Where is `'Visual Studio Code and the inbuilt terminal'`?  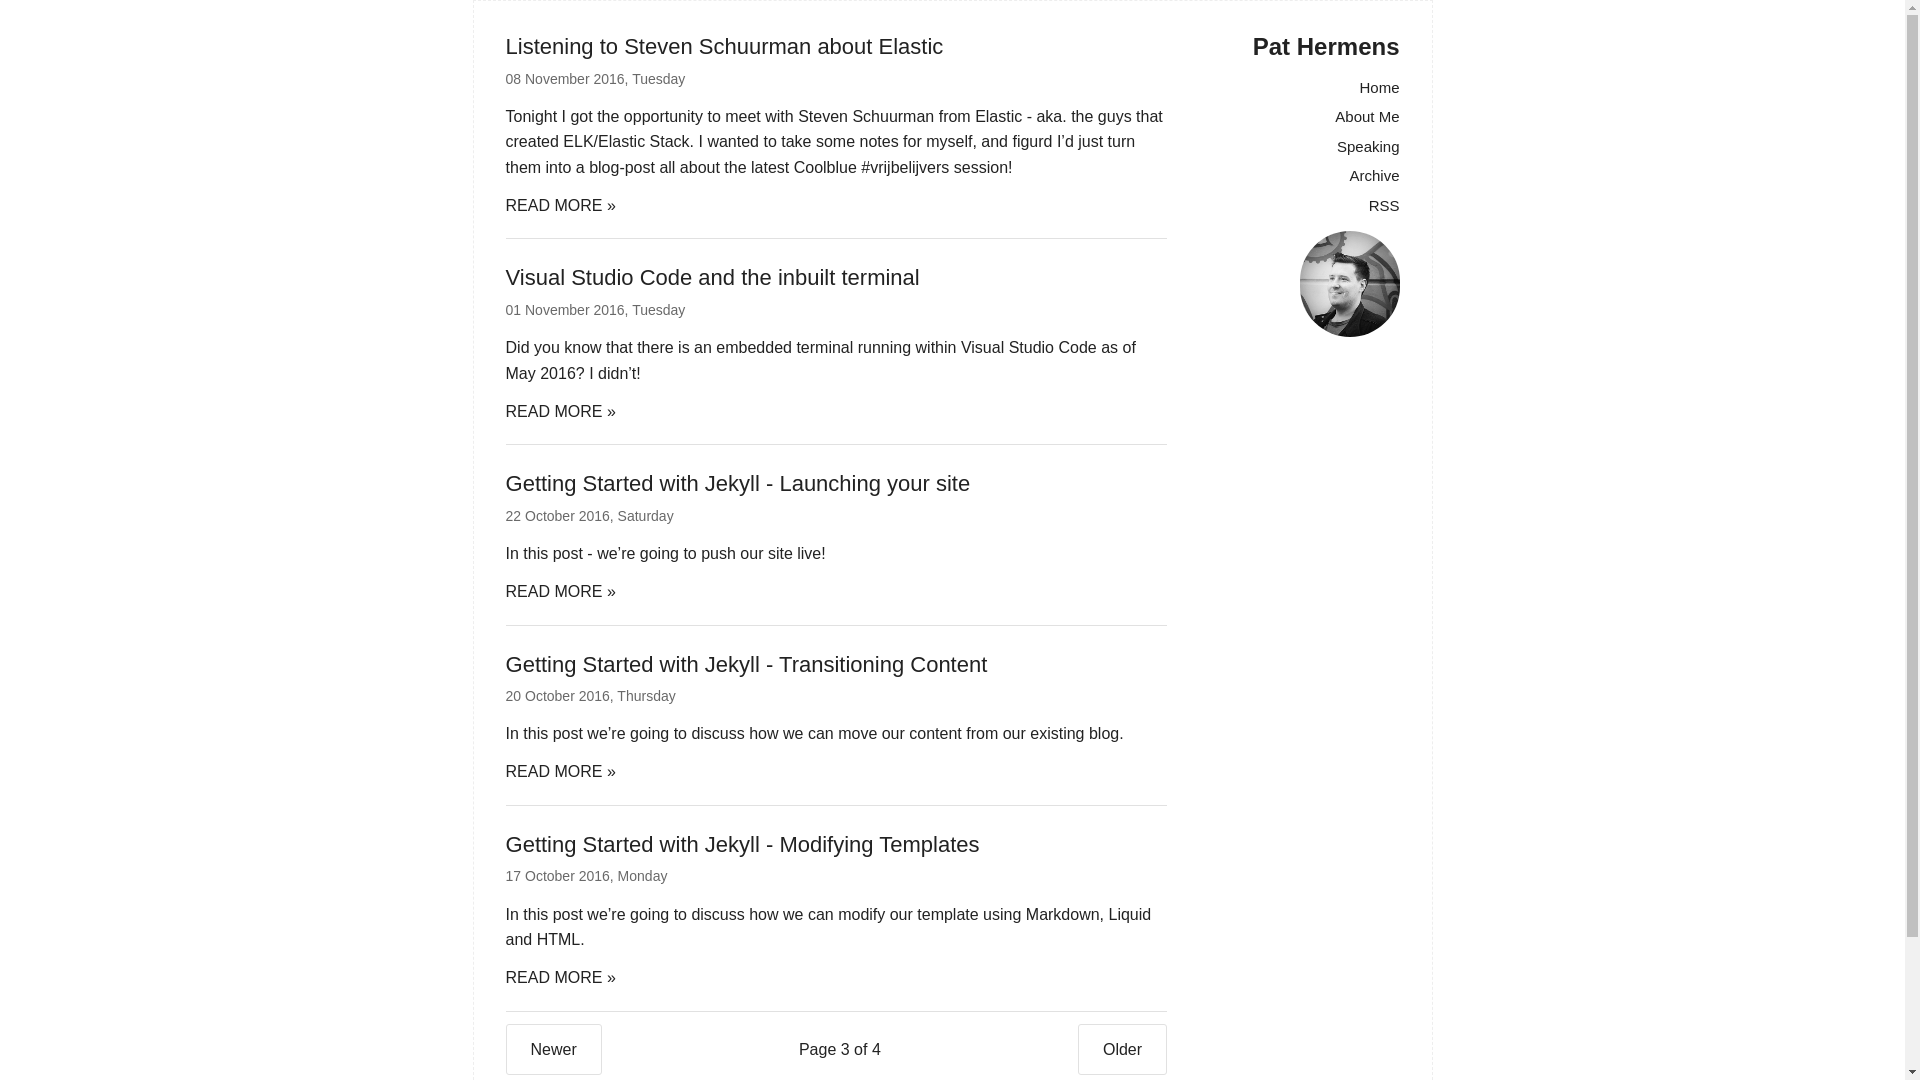
'Visual Studio Code and the inbuilt terminal' is located at coordinates (713, 277).